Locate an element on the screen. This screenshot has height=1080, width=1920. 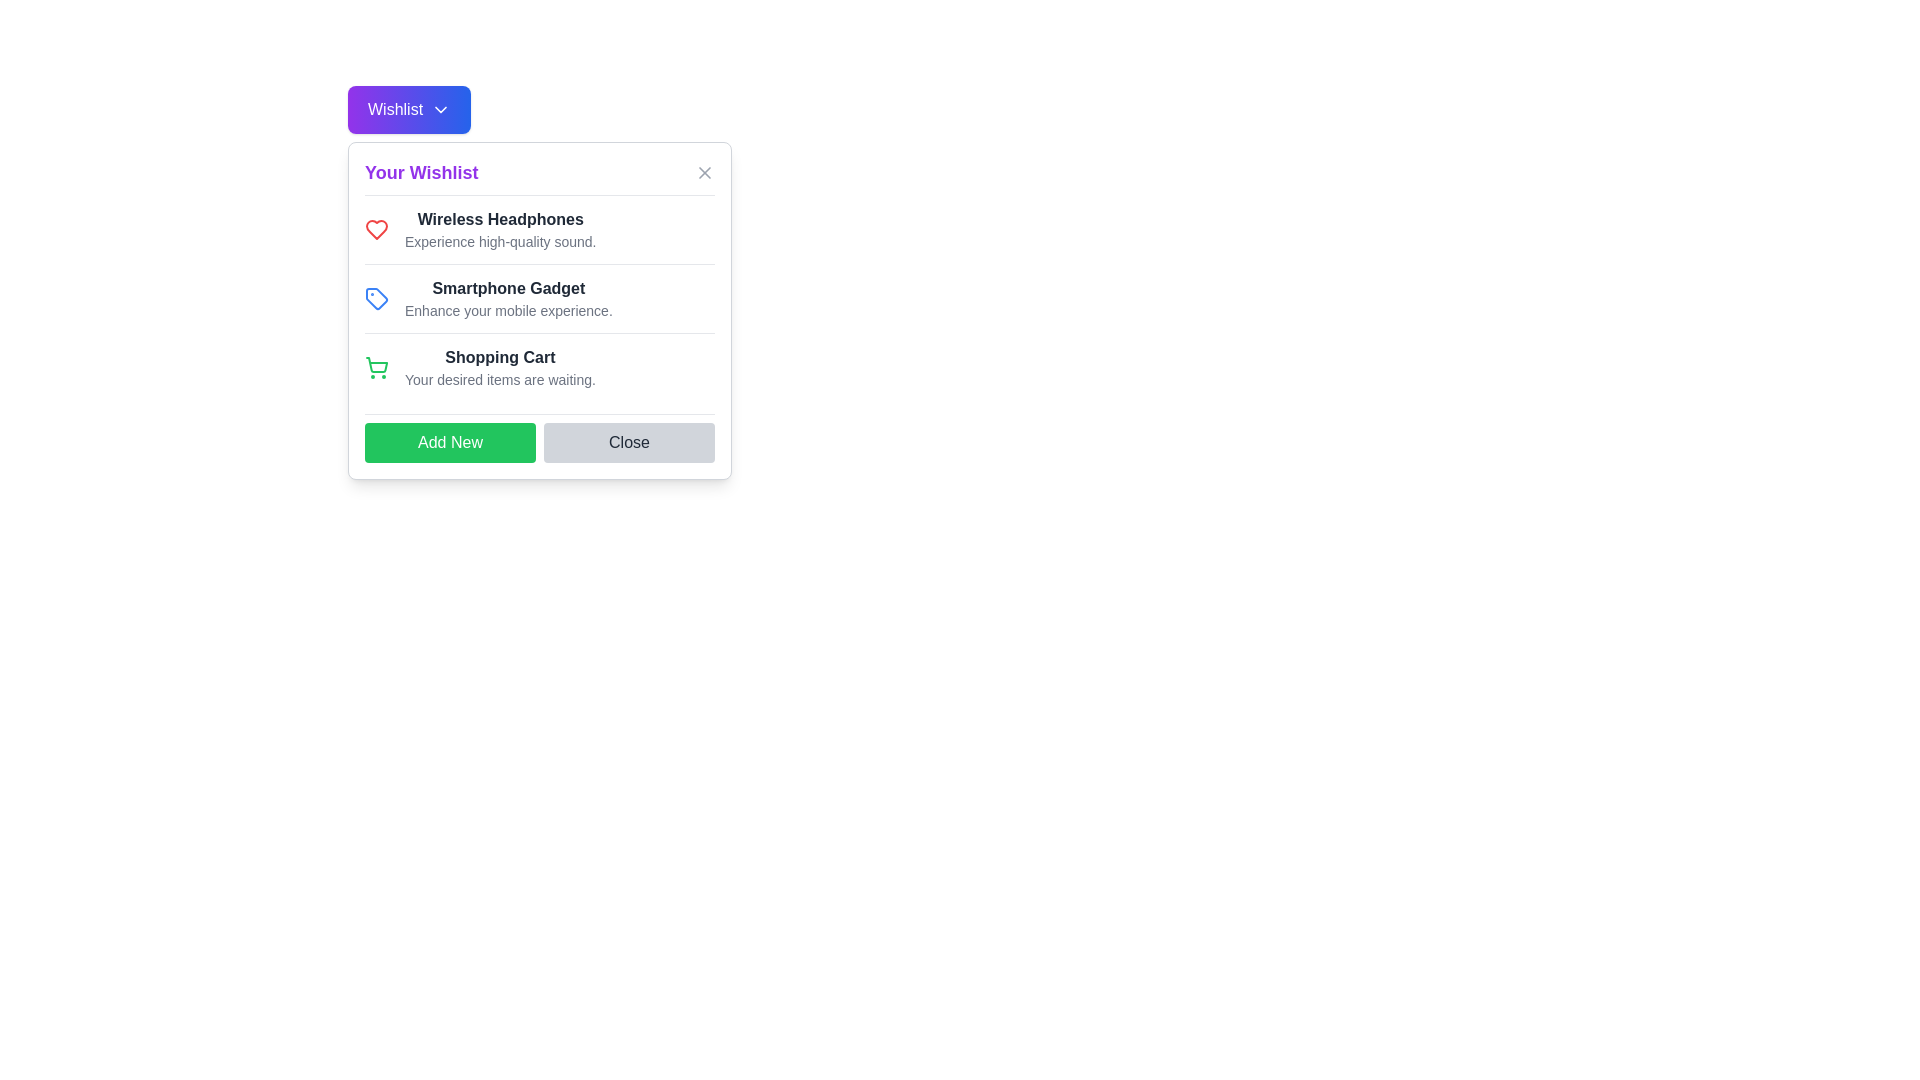
the informational text block that indicates items in the shopping cart, located in the third row of the 'Your Wishlist' card, below the 'Smartphone Gadget' item is located at coordinates (539, 367).